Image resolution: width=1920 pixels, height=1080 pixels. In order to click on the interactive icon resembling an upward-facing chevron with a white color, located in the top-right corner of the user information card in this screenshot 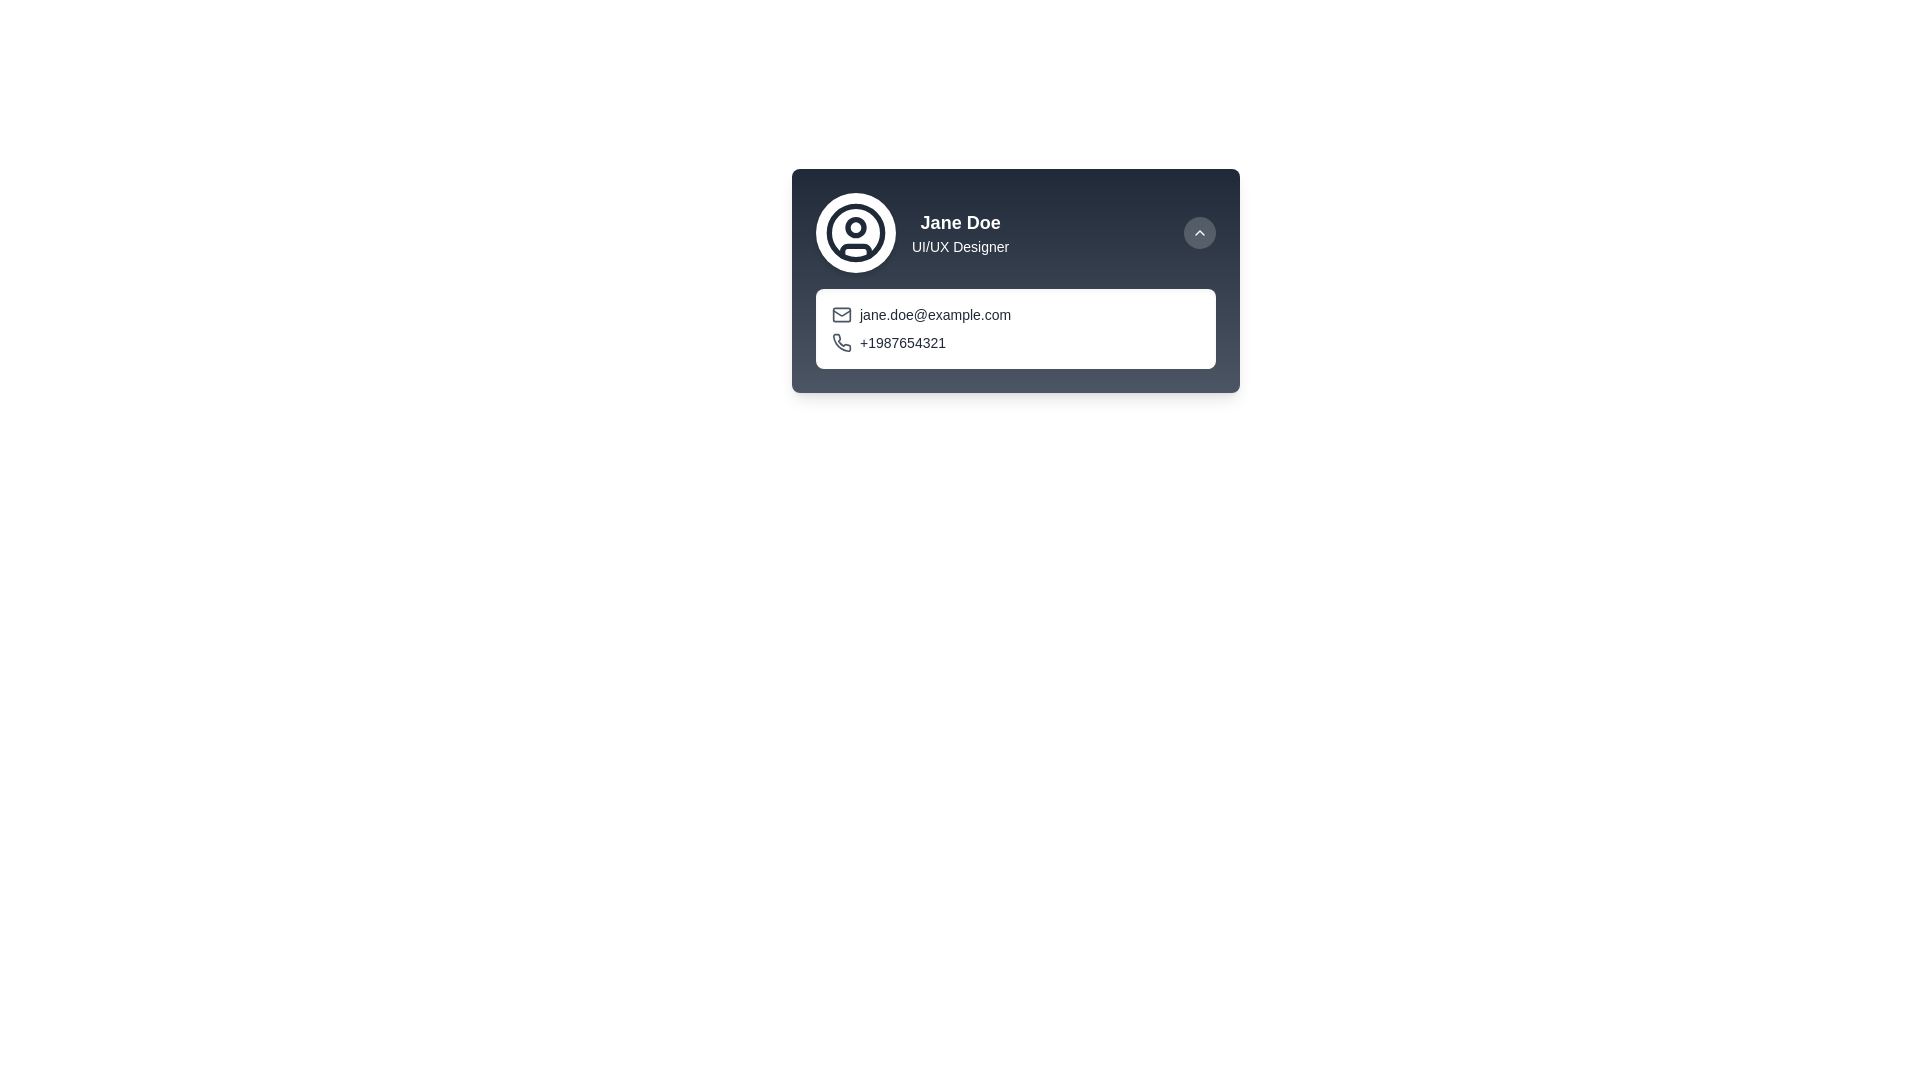, I will do `click(1200, 231)`.